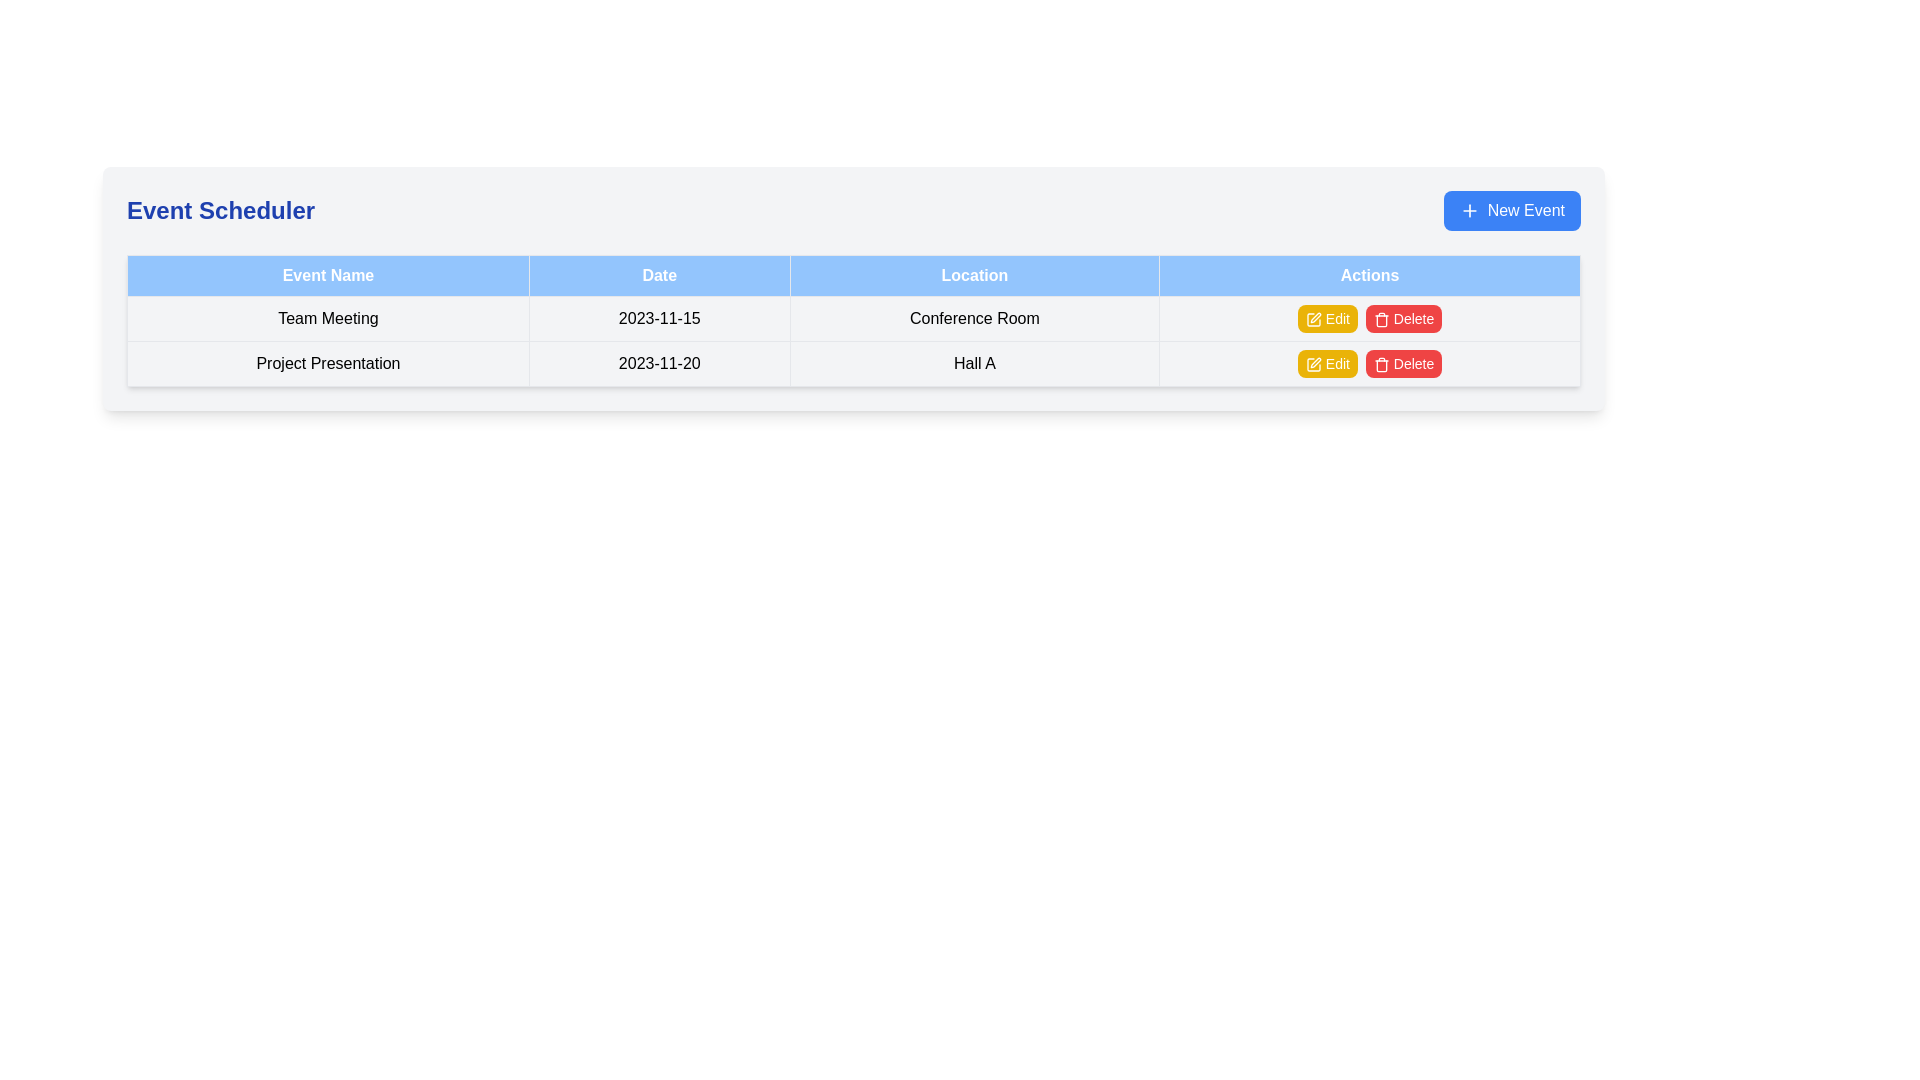  Describe the element at coordinates (974, 318) in the screenshot. I see `the text displaying the location of the 'Team Meeting' event, located under the 'Location' column in the first row of the 'Event Scheduler' table, which is the third column` at that location.